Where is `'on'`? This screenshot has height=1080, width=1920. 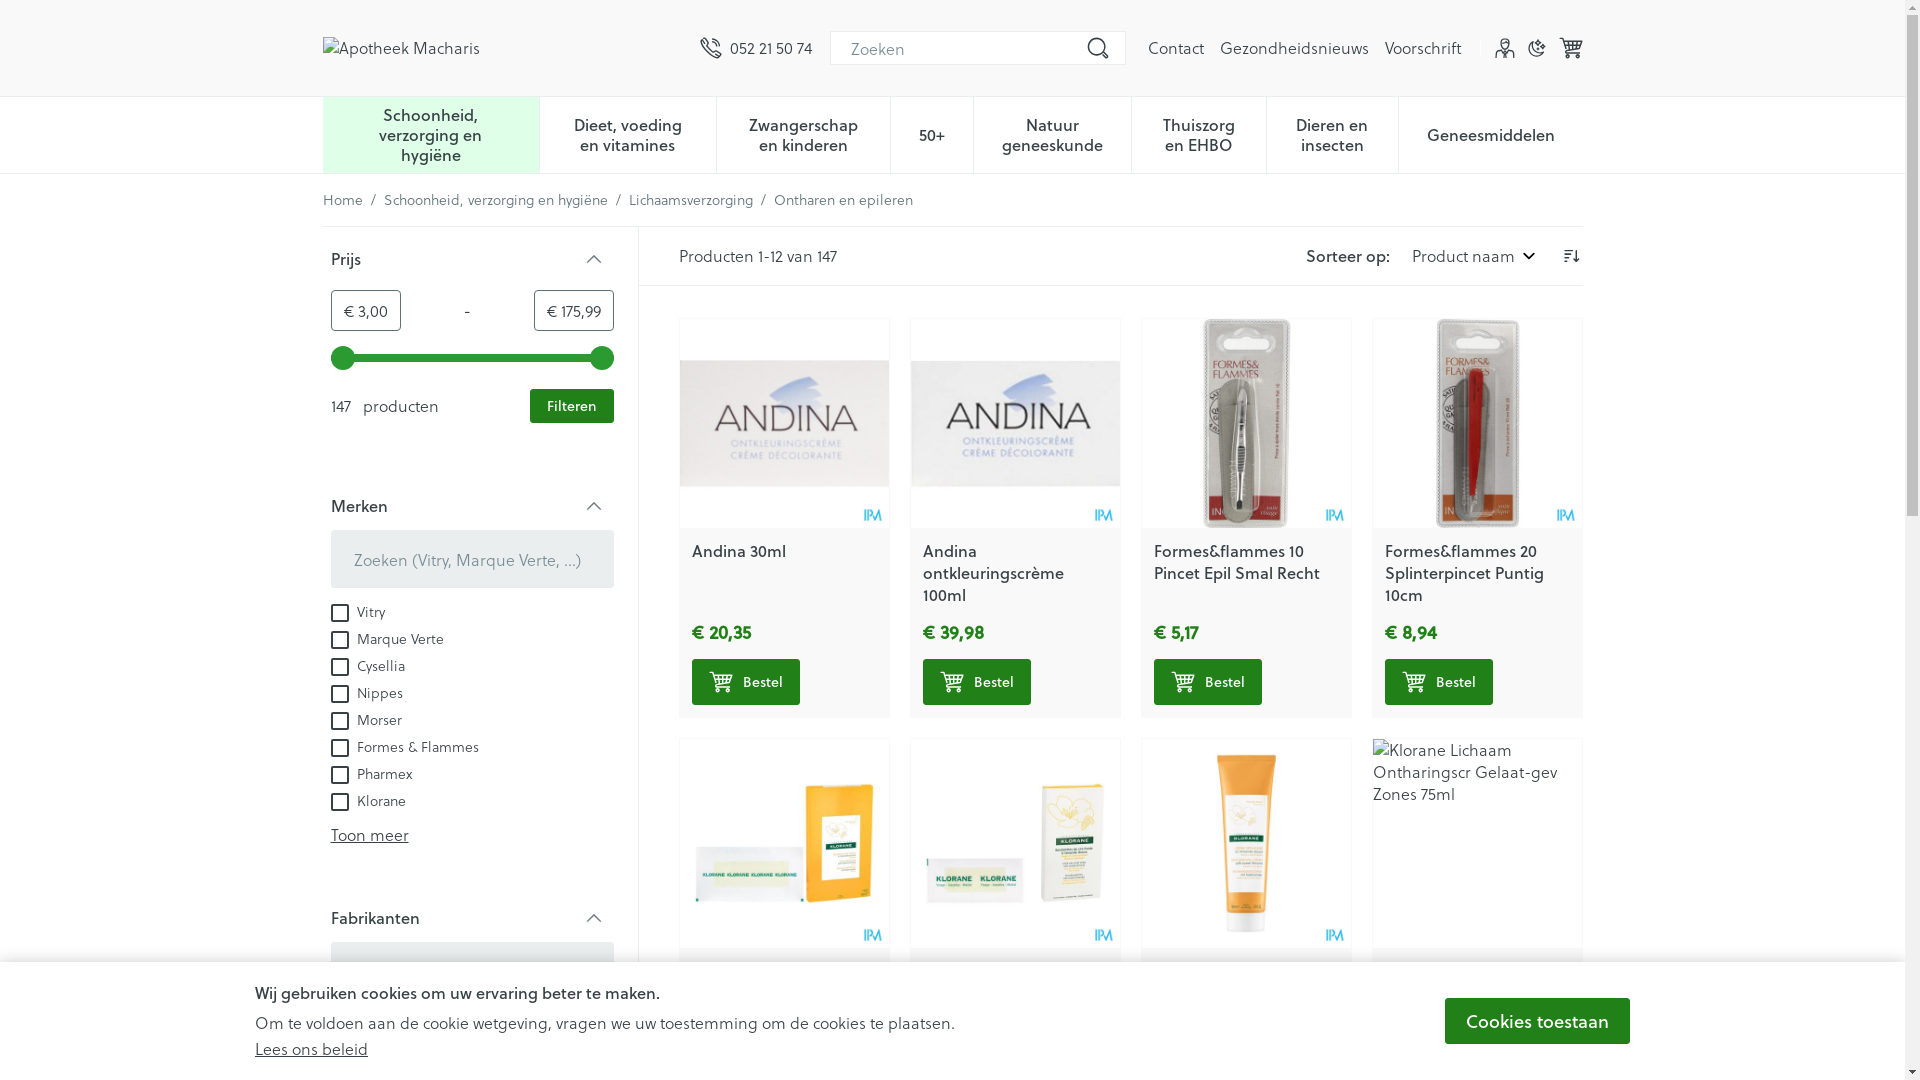
'on' is located at coordinates (339, 693).